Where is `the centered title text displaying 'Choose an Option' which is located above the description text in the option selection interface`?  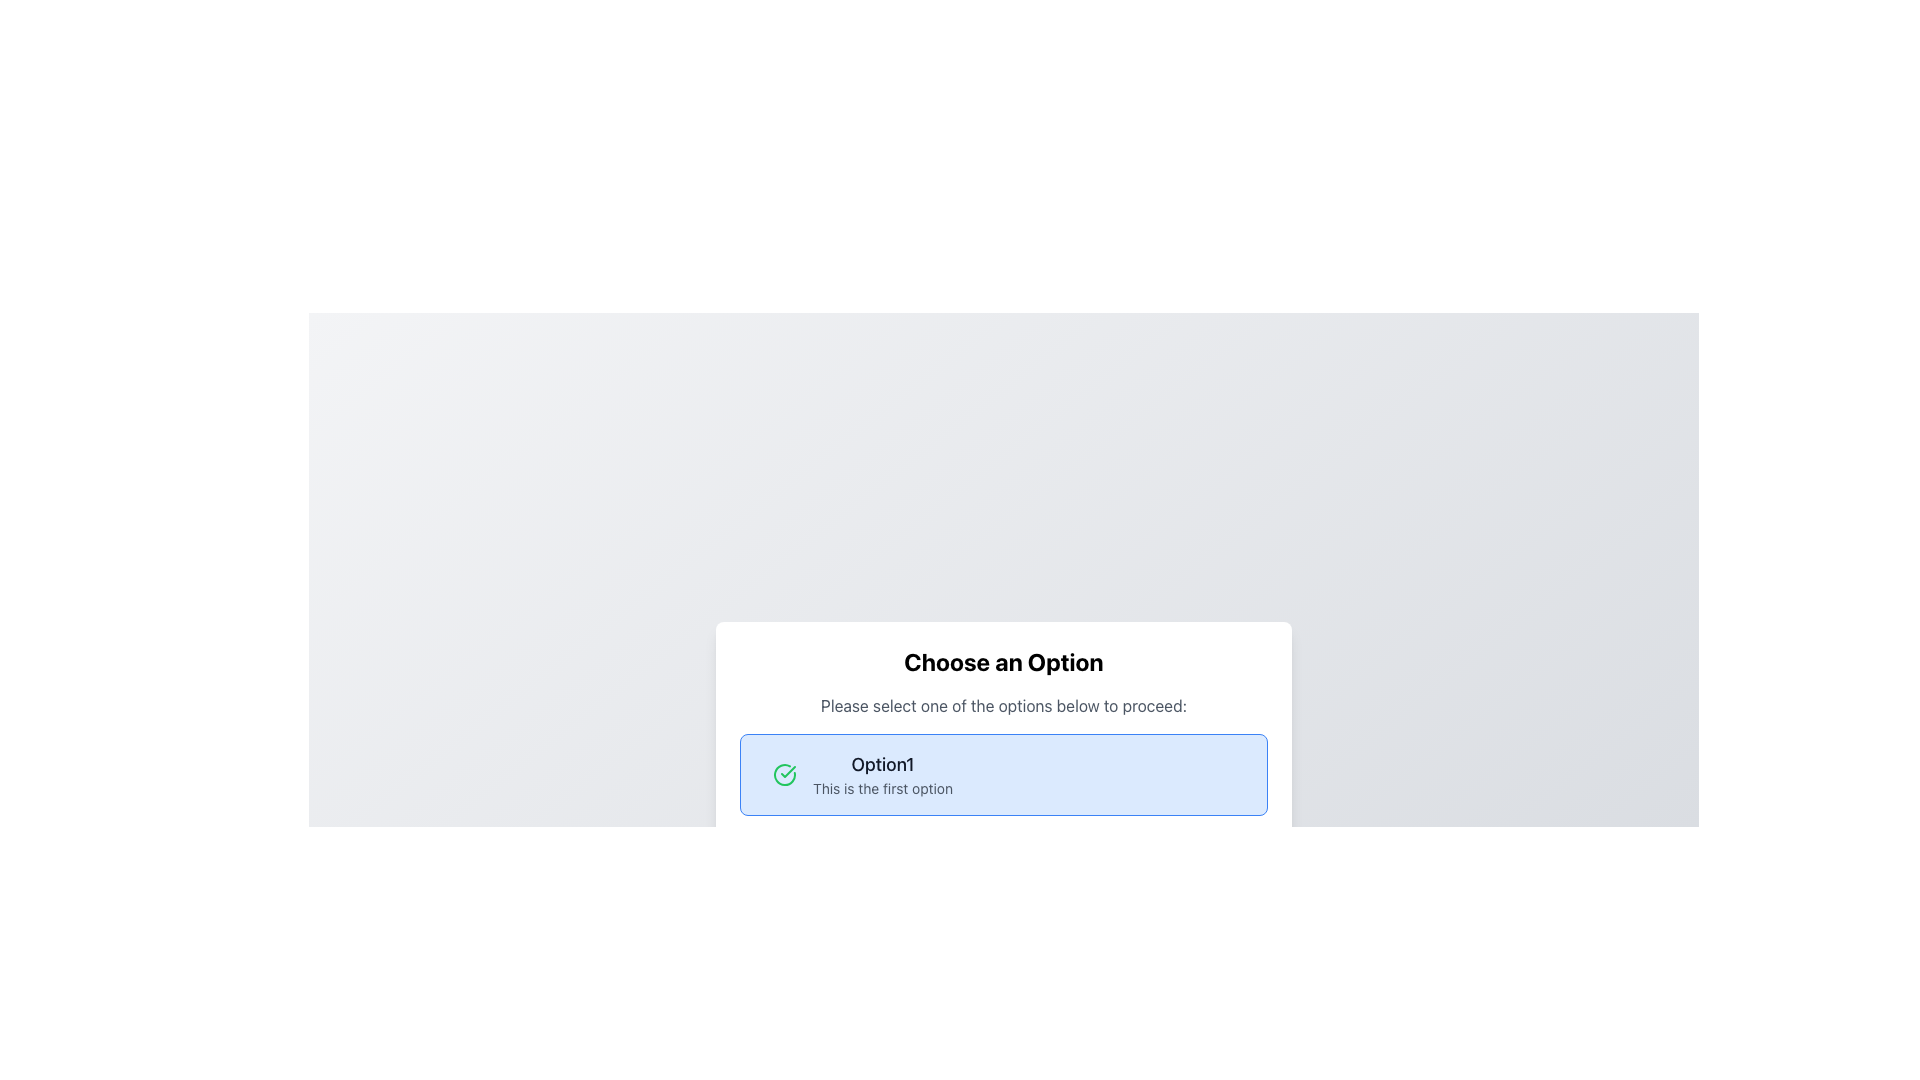 the centered title text displaying 'Choose an Option' which is located above the description text in the option selection interface is located at coordinates (1003, 662).